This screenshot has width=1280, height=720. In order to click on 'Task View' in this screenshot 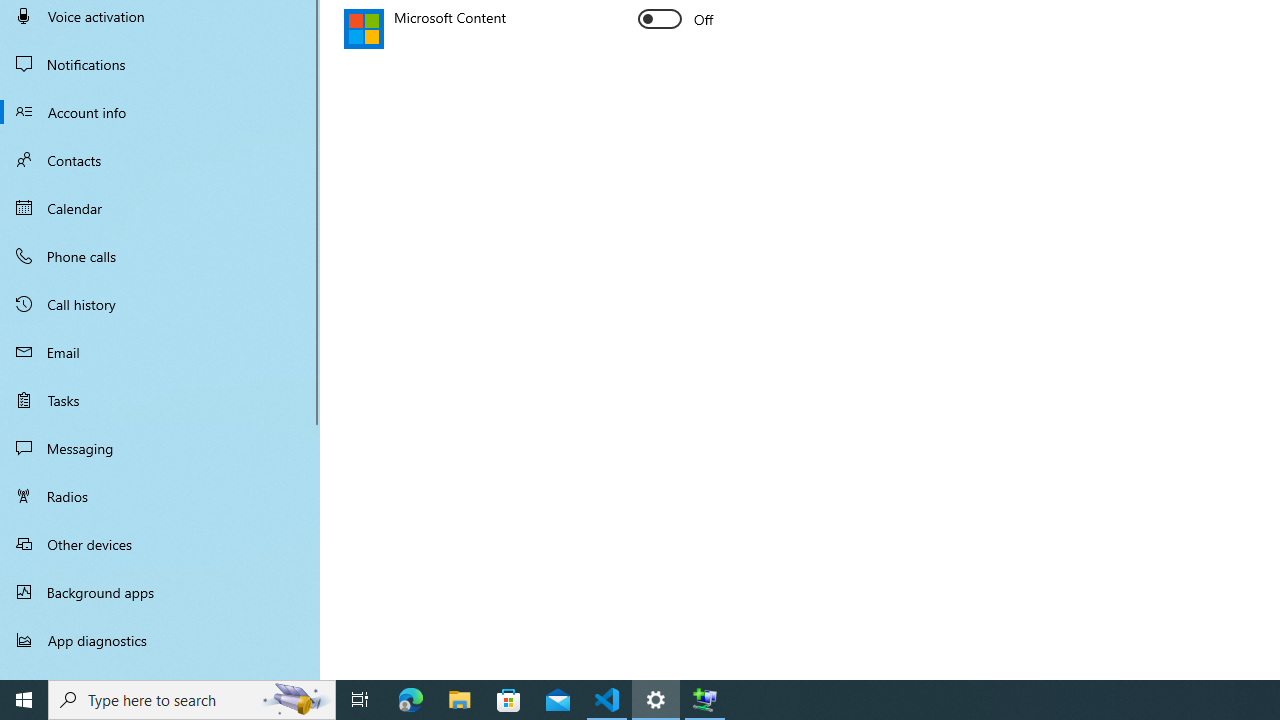, I will do `click(359, 698)`.